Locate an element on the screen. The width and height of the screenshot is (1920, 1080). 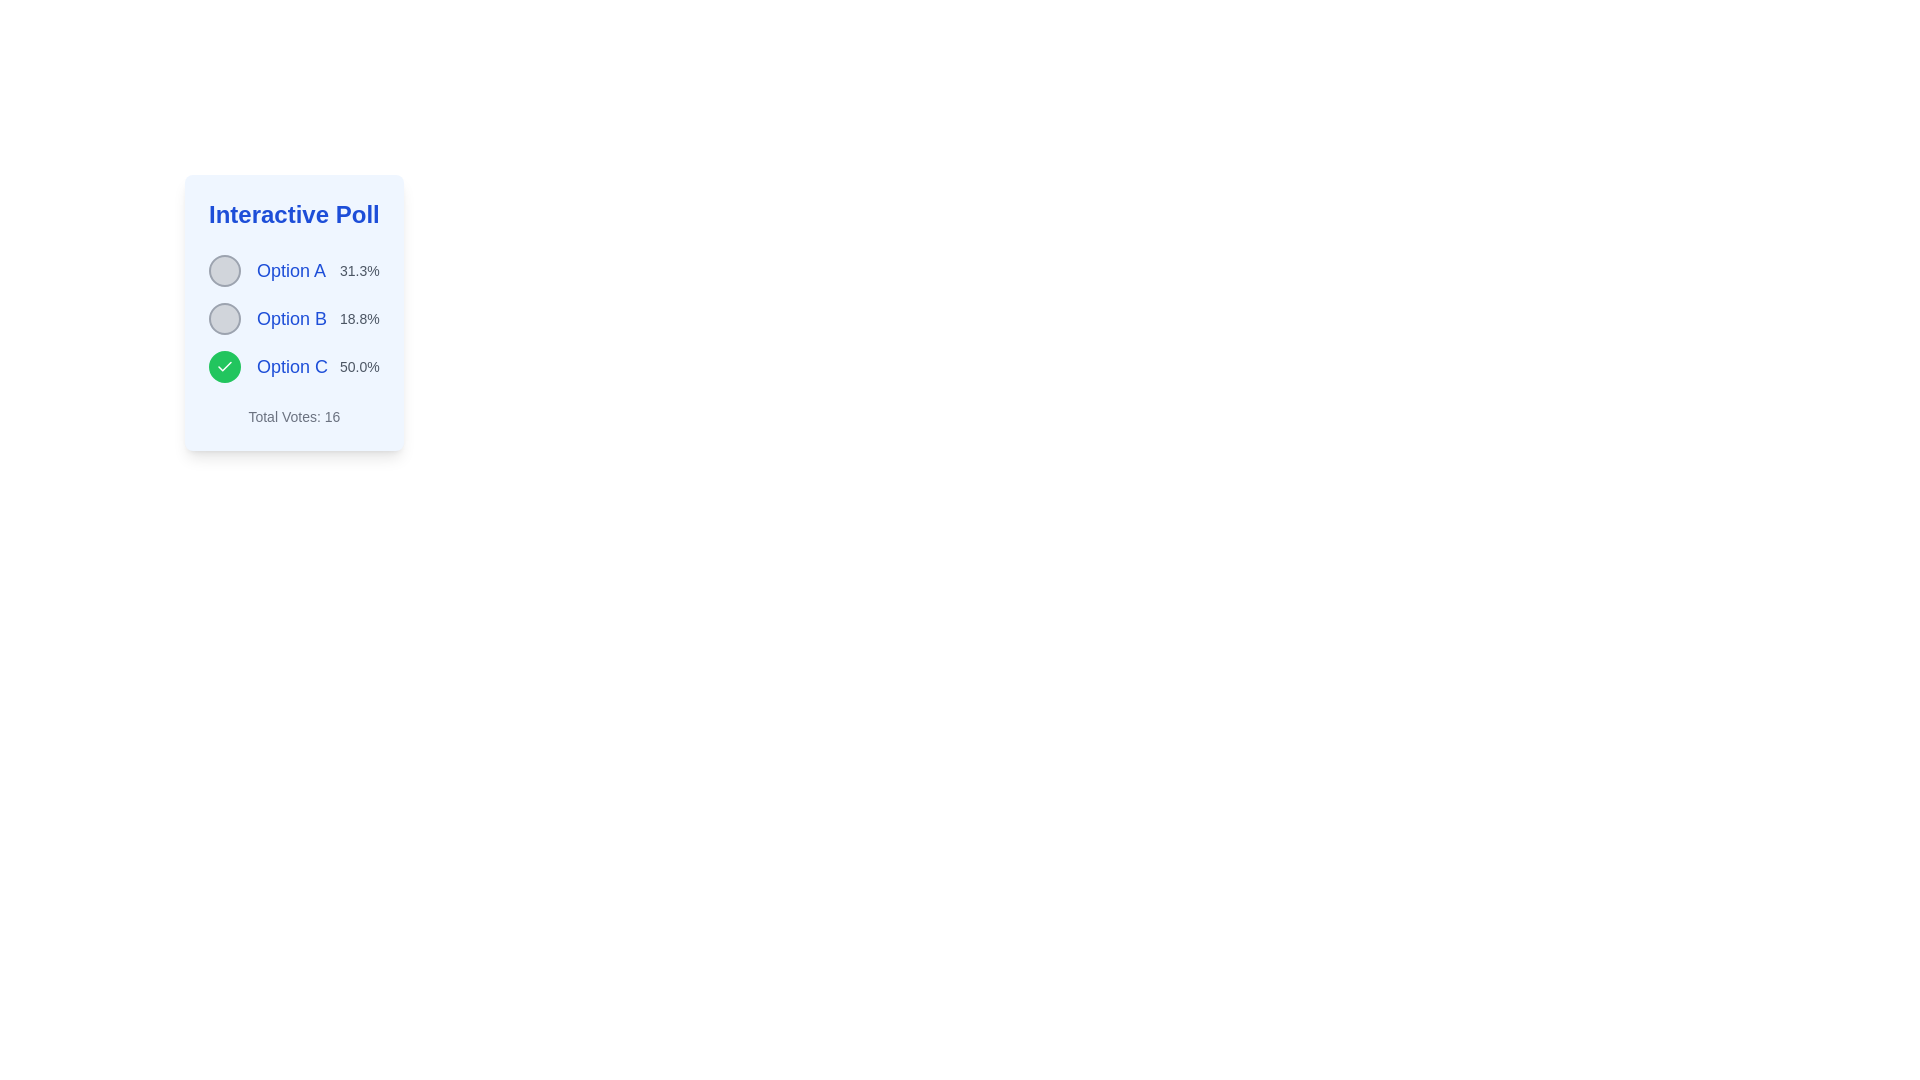
the 'Option C' text label in the interactive poll, which is located in the third row and adjacent to a checkmark is located at coordinates (267, 366).